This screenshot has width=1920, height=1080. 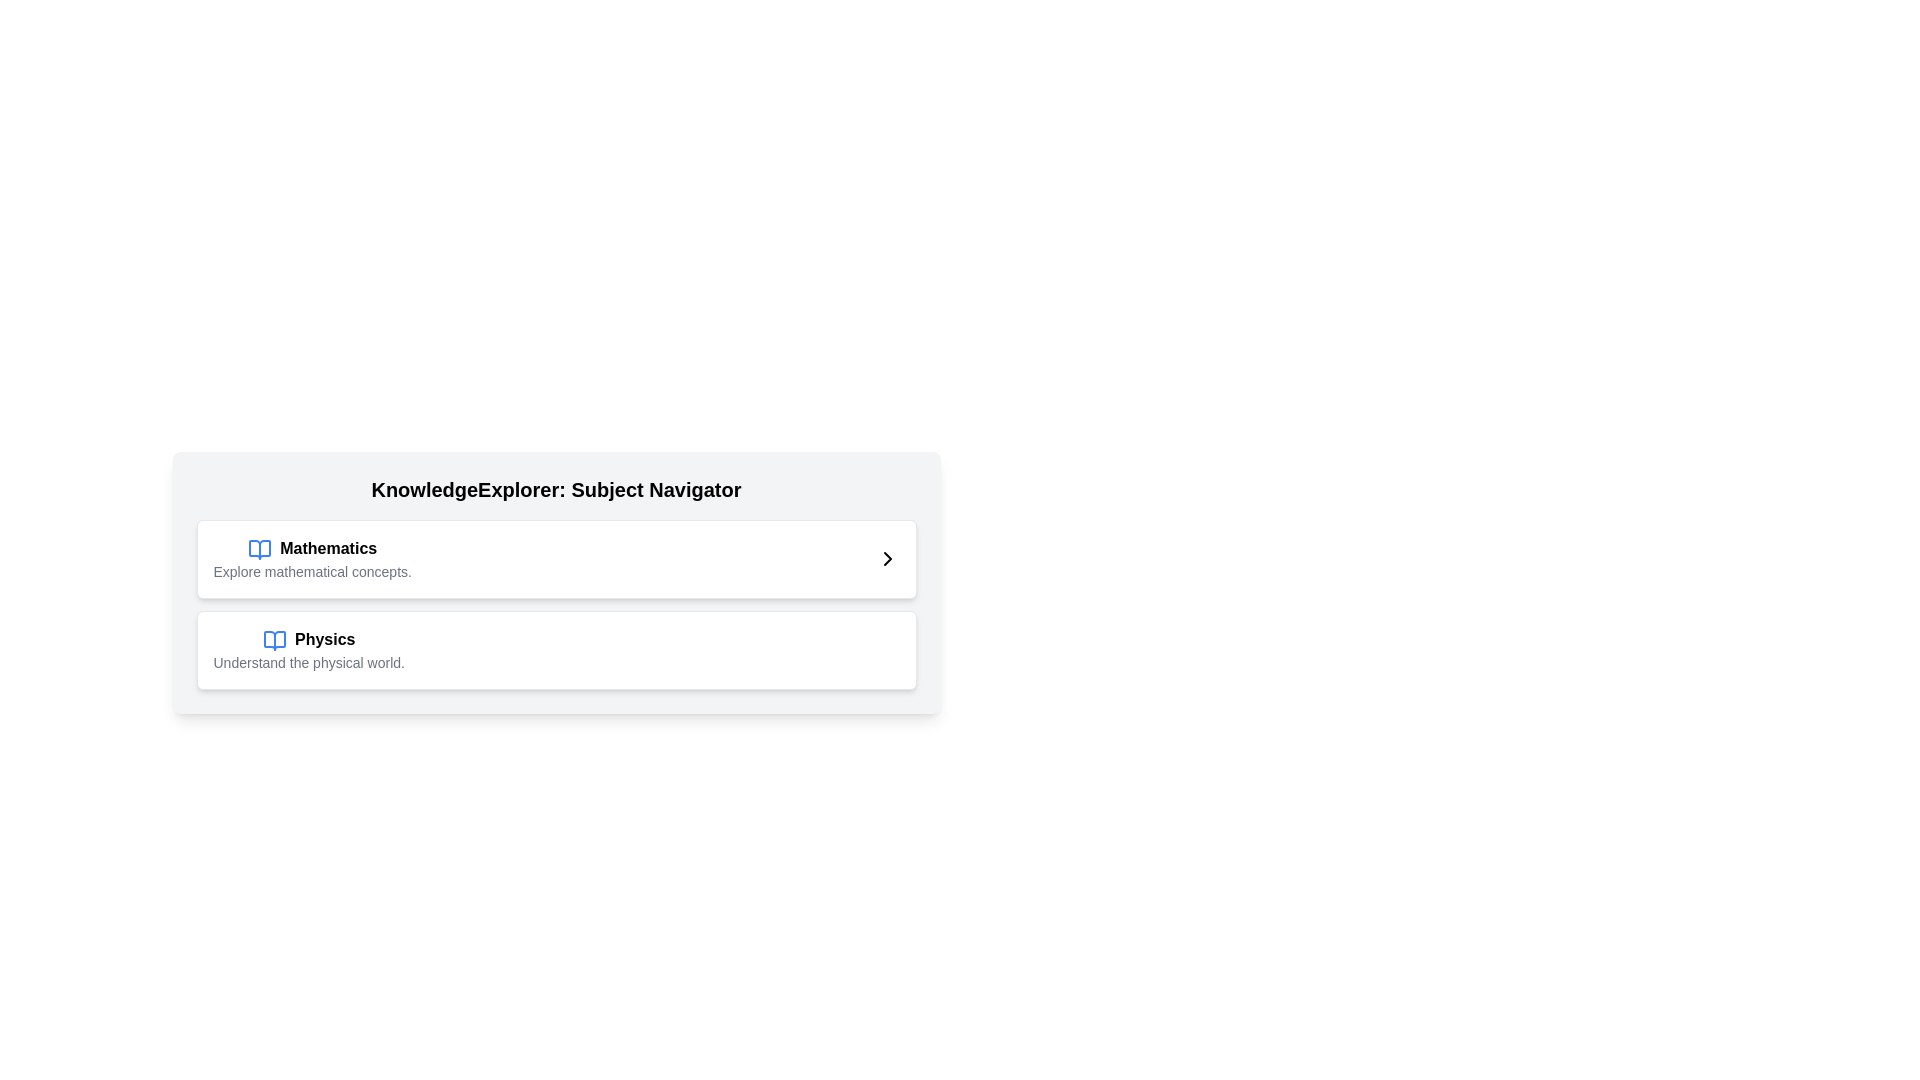 I want to click on the Text Label that serves as a title or heading for the subject of mathematics, located to the right of a blue open book icon, so click(x=328, y=548).